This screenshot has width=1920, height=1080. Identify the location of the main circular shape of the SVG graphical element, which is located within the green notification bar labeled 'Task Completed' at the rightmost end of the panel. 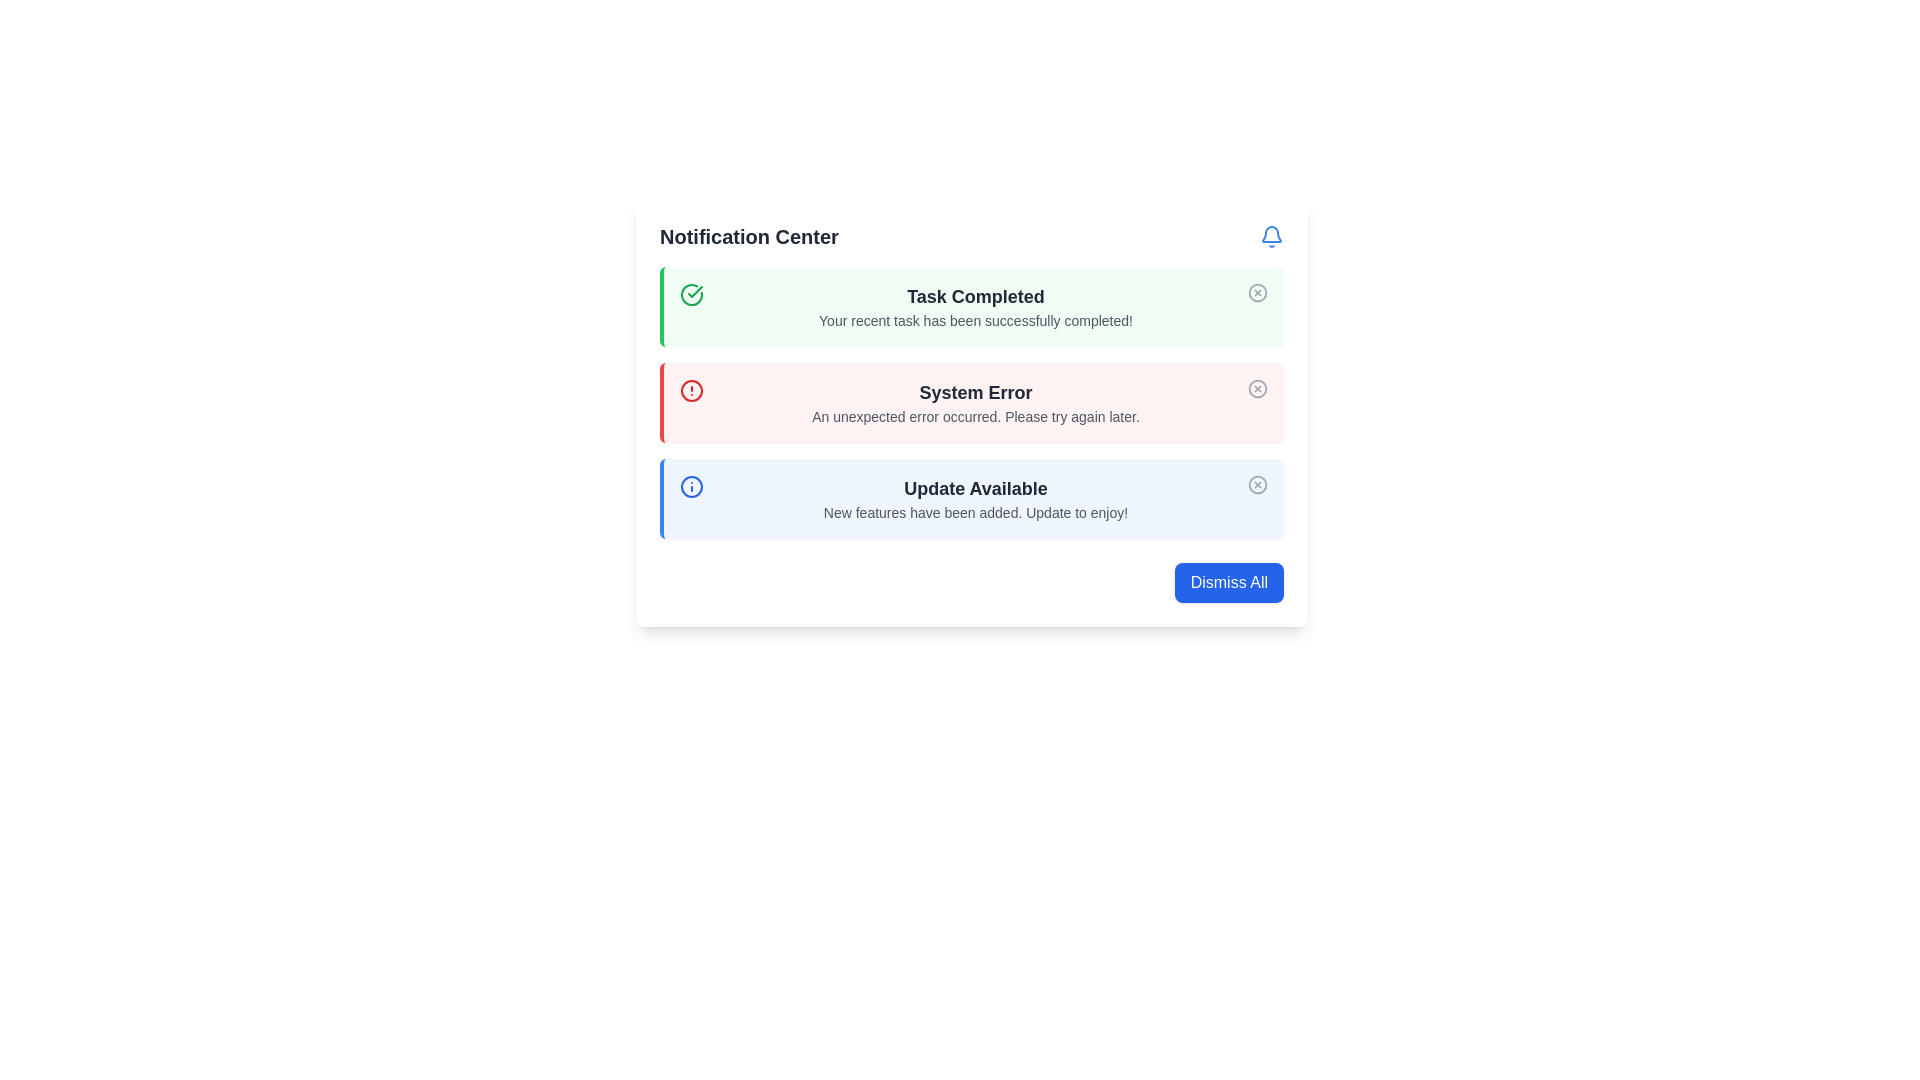
(1256, 293).